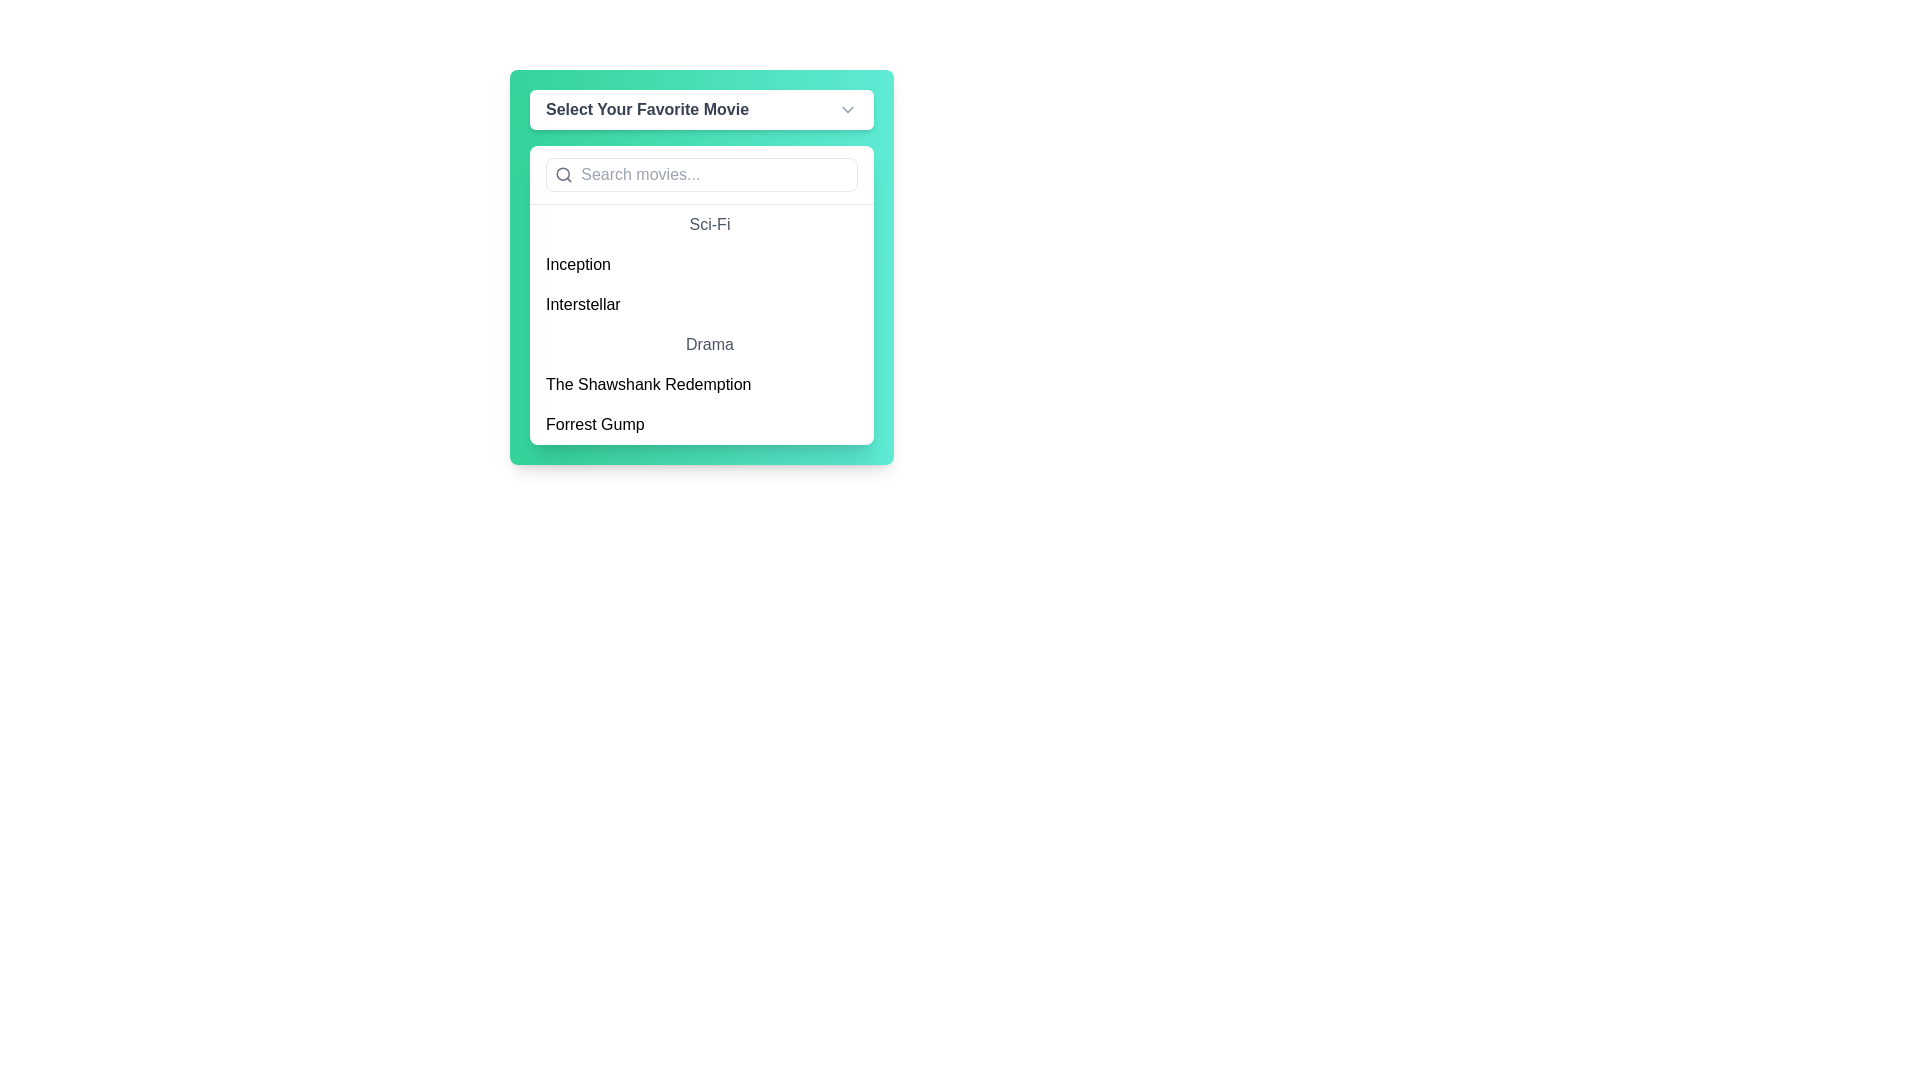  What do you see at coordinates (701, 224) in the screenshot?
I see `the text label reading 'Sci-Fi' which is the first entry in the dropdown menu under the search bar` at bounding box center [701, 224].